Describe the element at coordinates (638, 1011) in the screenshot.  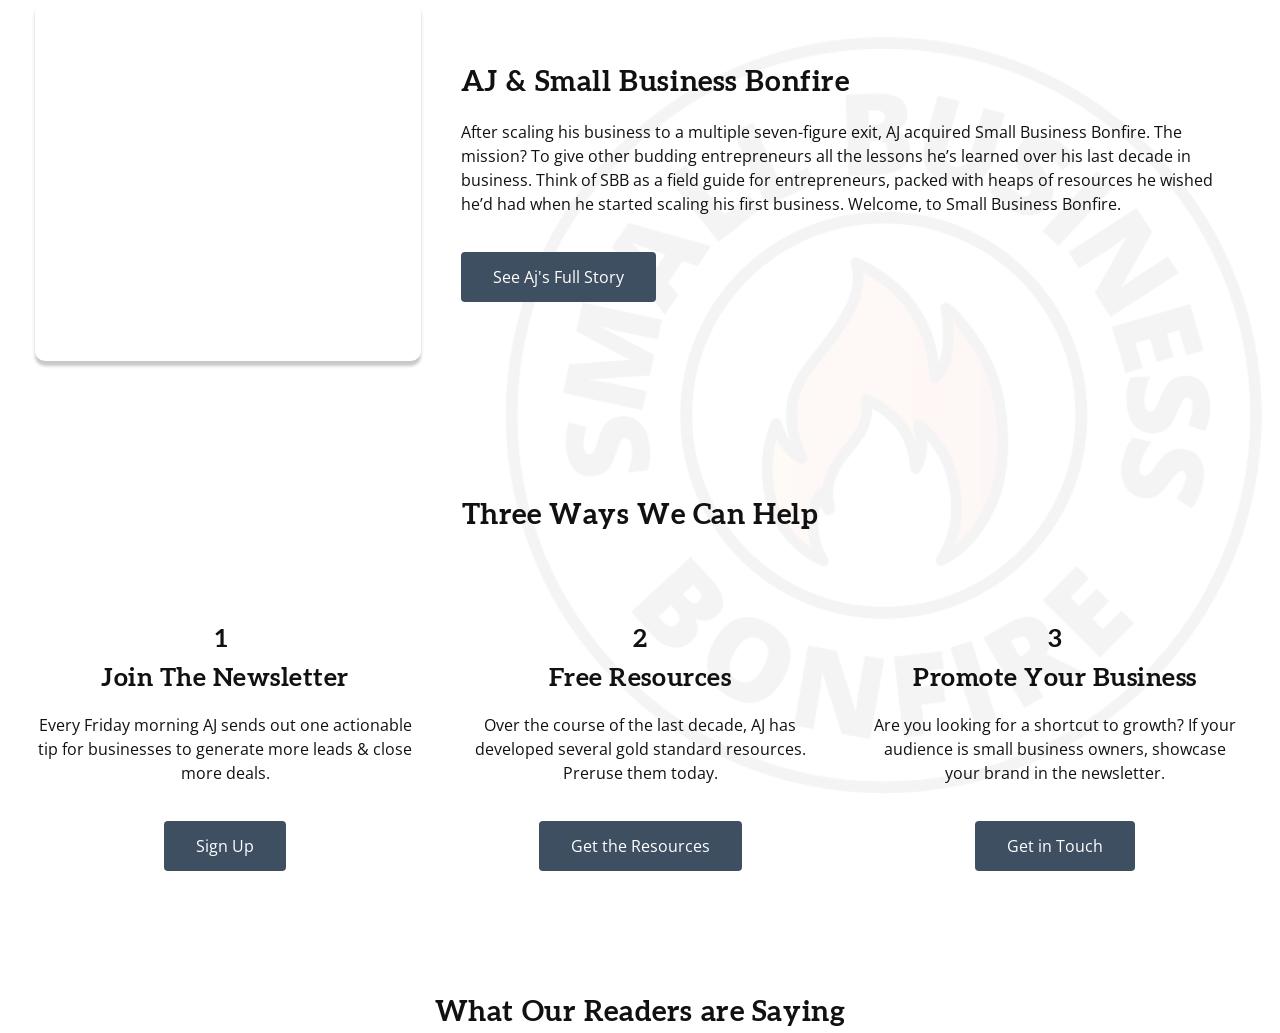
I see `'What Our Readers are Saying'` at that location.